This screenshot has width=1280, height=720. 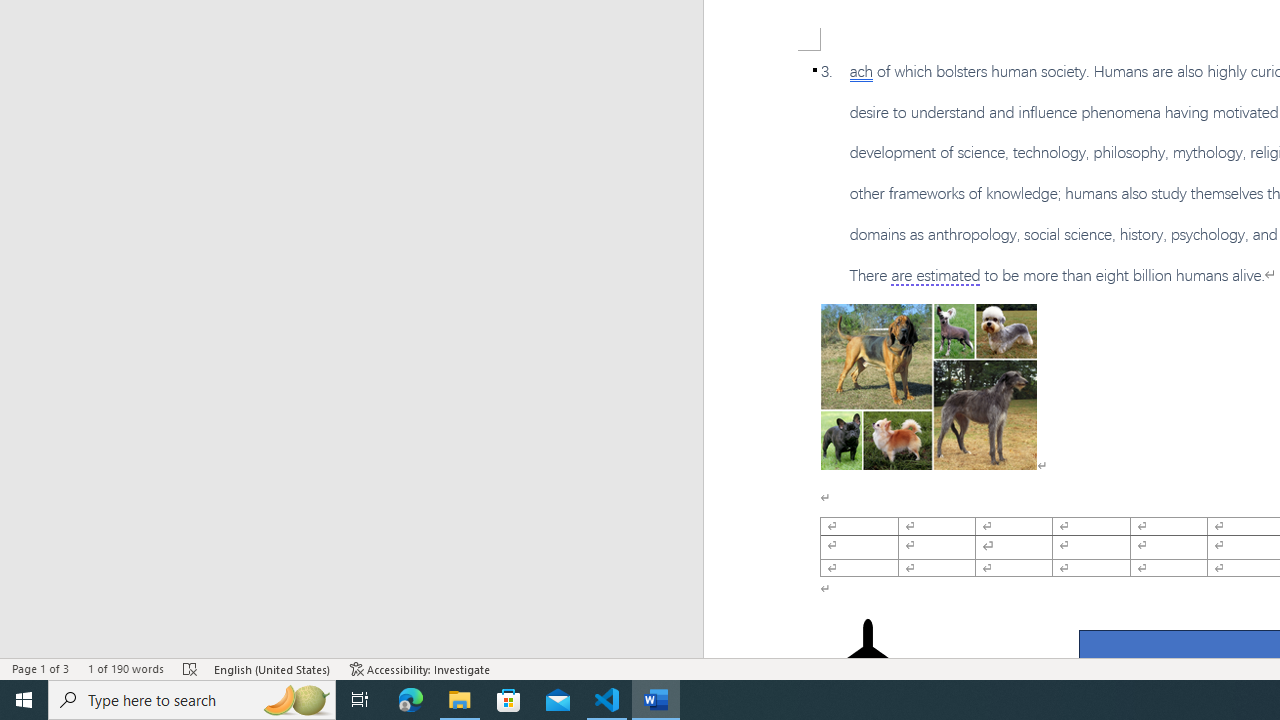 I want to click on 'Word - 1 running window', so click(x=656, y=698).